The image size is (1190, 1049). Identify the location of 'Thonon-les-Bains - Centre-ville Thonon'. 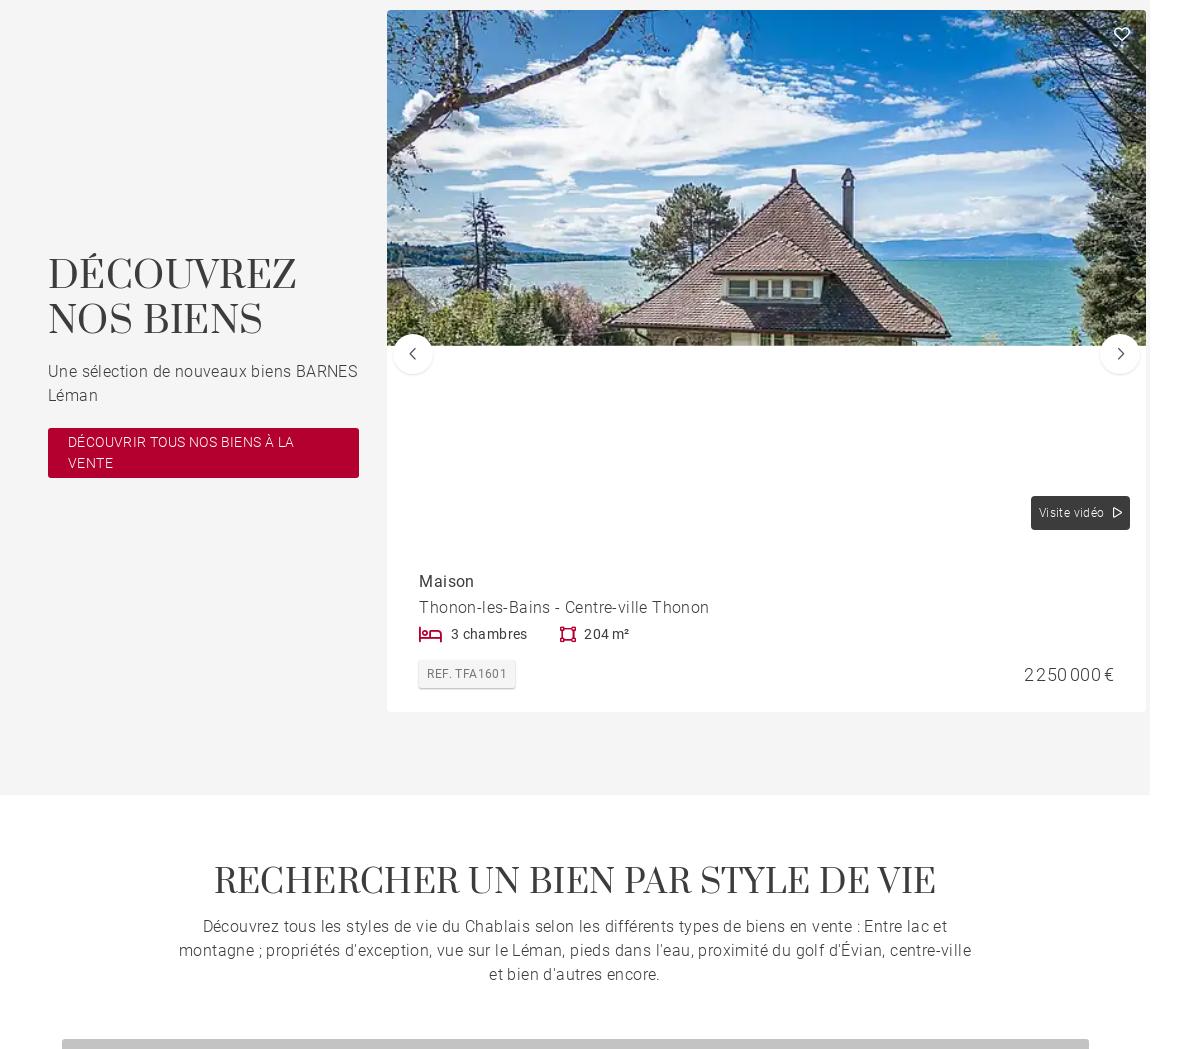
(418, 606).